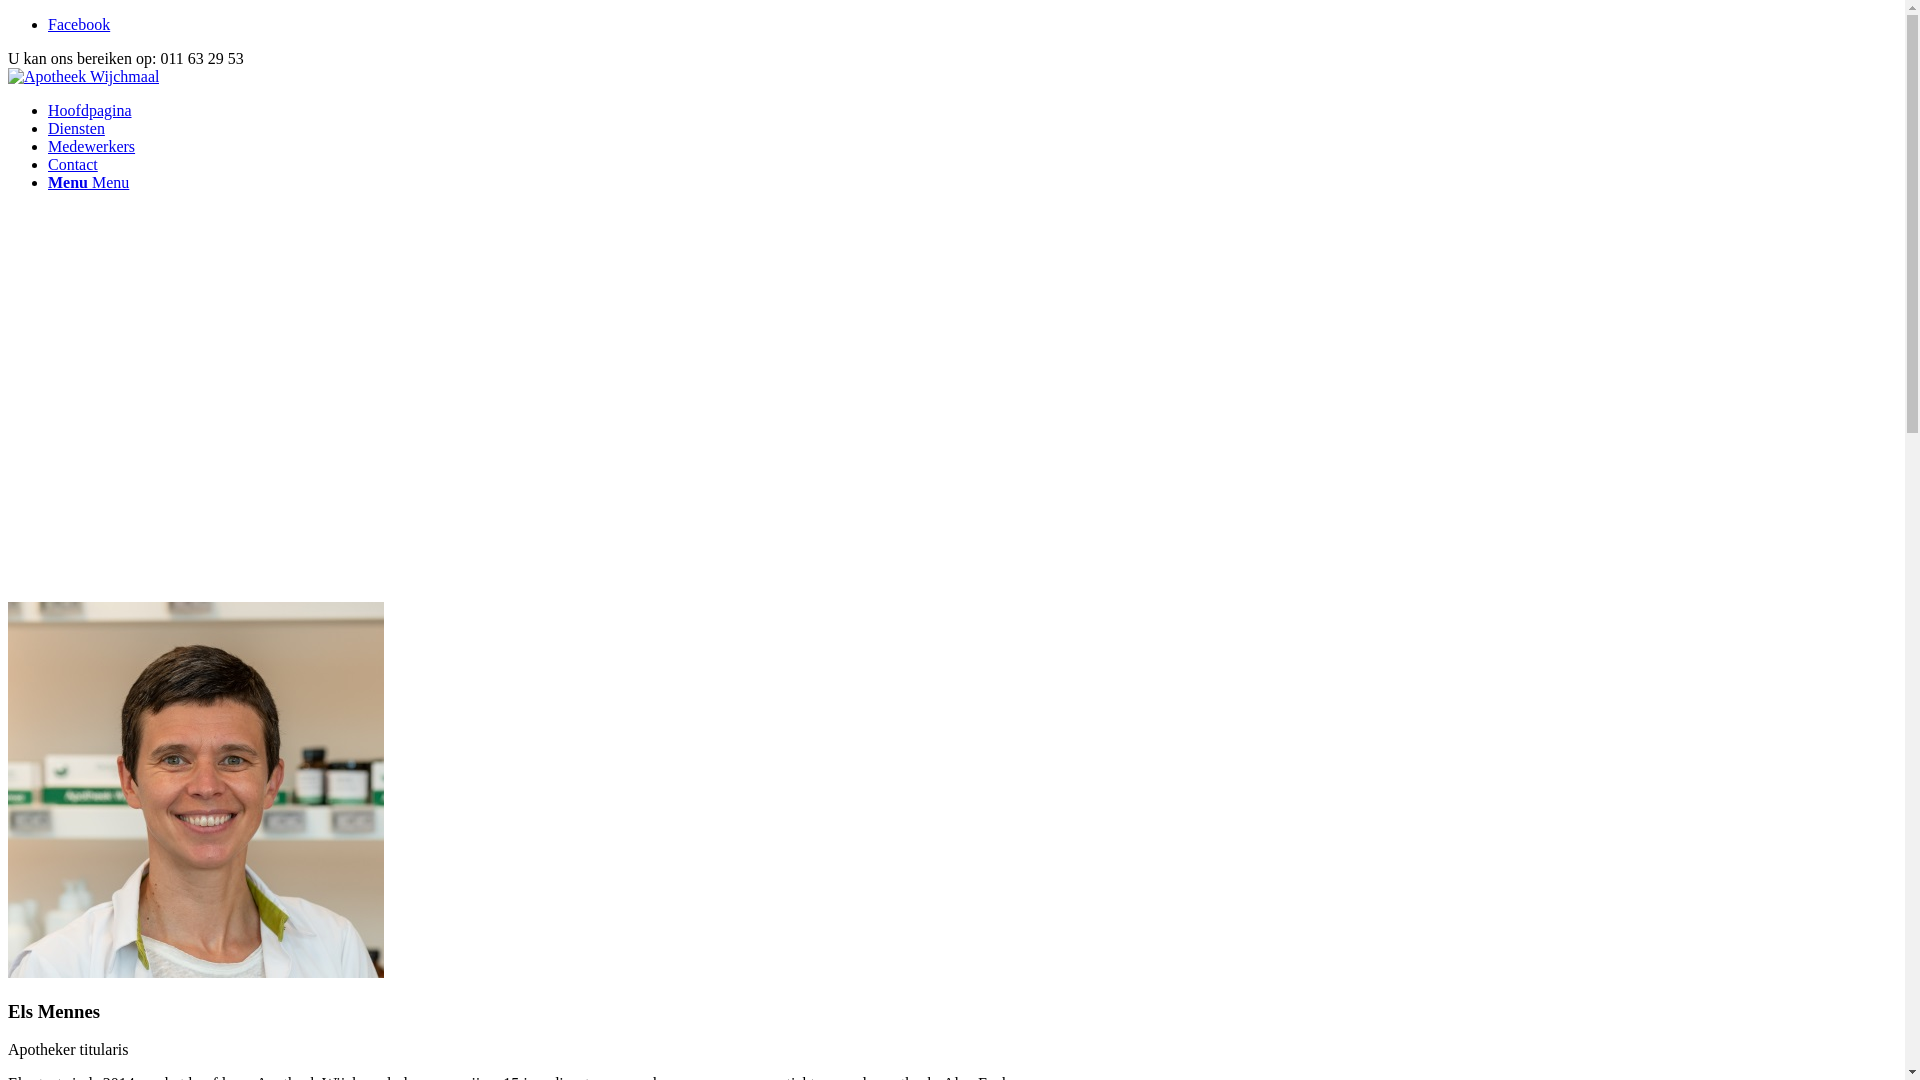 Image resolution: width=1920 pixels, height=1080 pixels. What do you see at coordinates (78, 24) in the screenshot?
I see `'Facebook'` at bounding box center [78, 24].